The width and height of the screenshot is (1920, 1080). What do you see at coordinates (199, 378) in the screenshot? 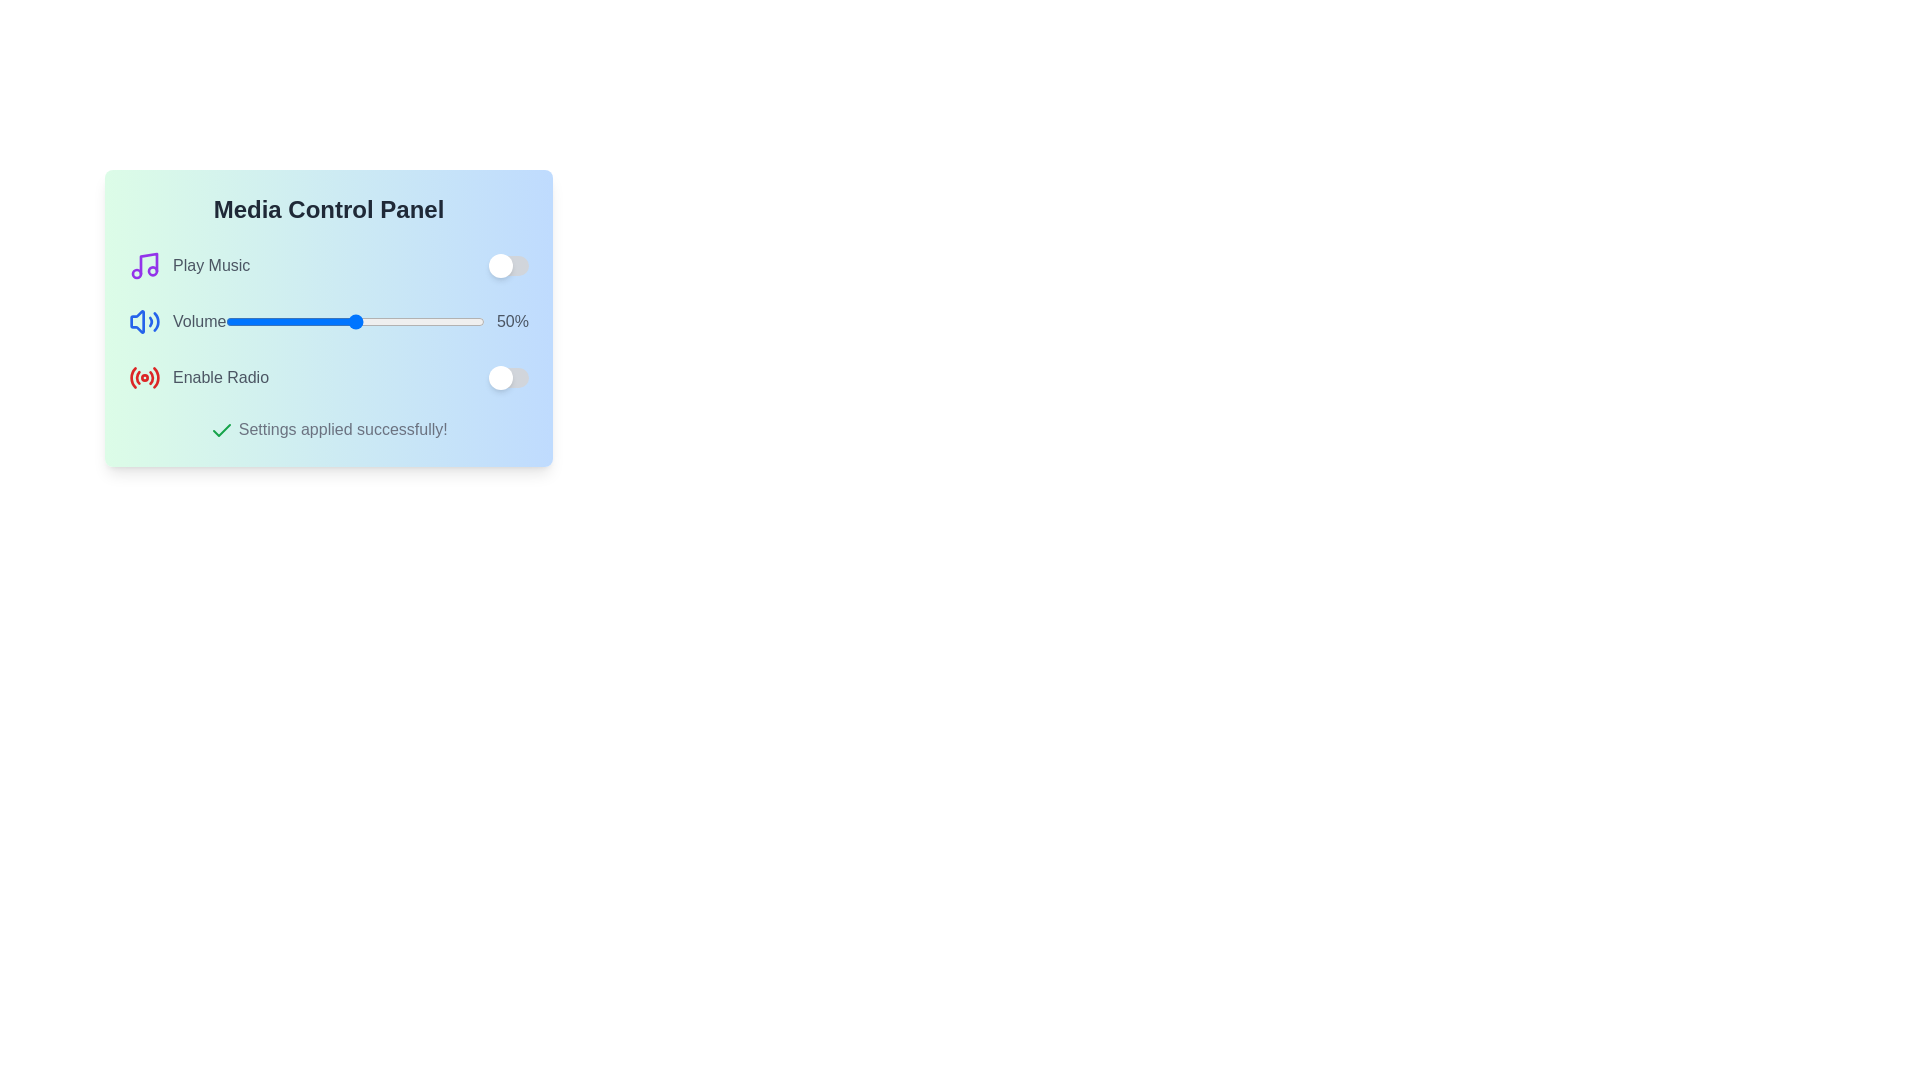
I see `the 'Enable Radio' text label with a red radio signal icon located in the middle-left section of the 'Media Control Panel', which is the third option in a vertical list of settings` at bounding box center [199, 378].